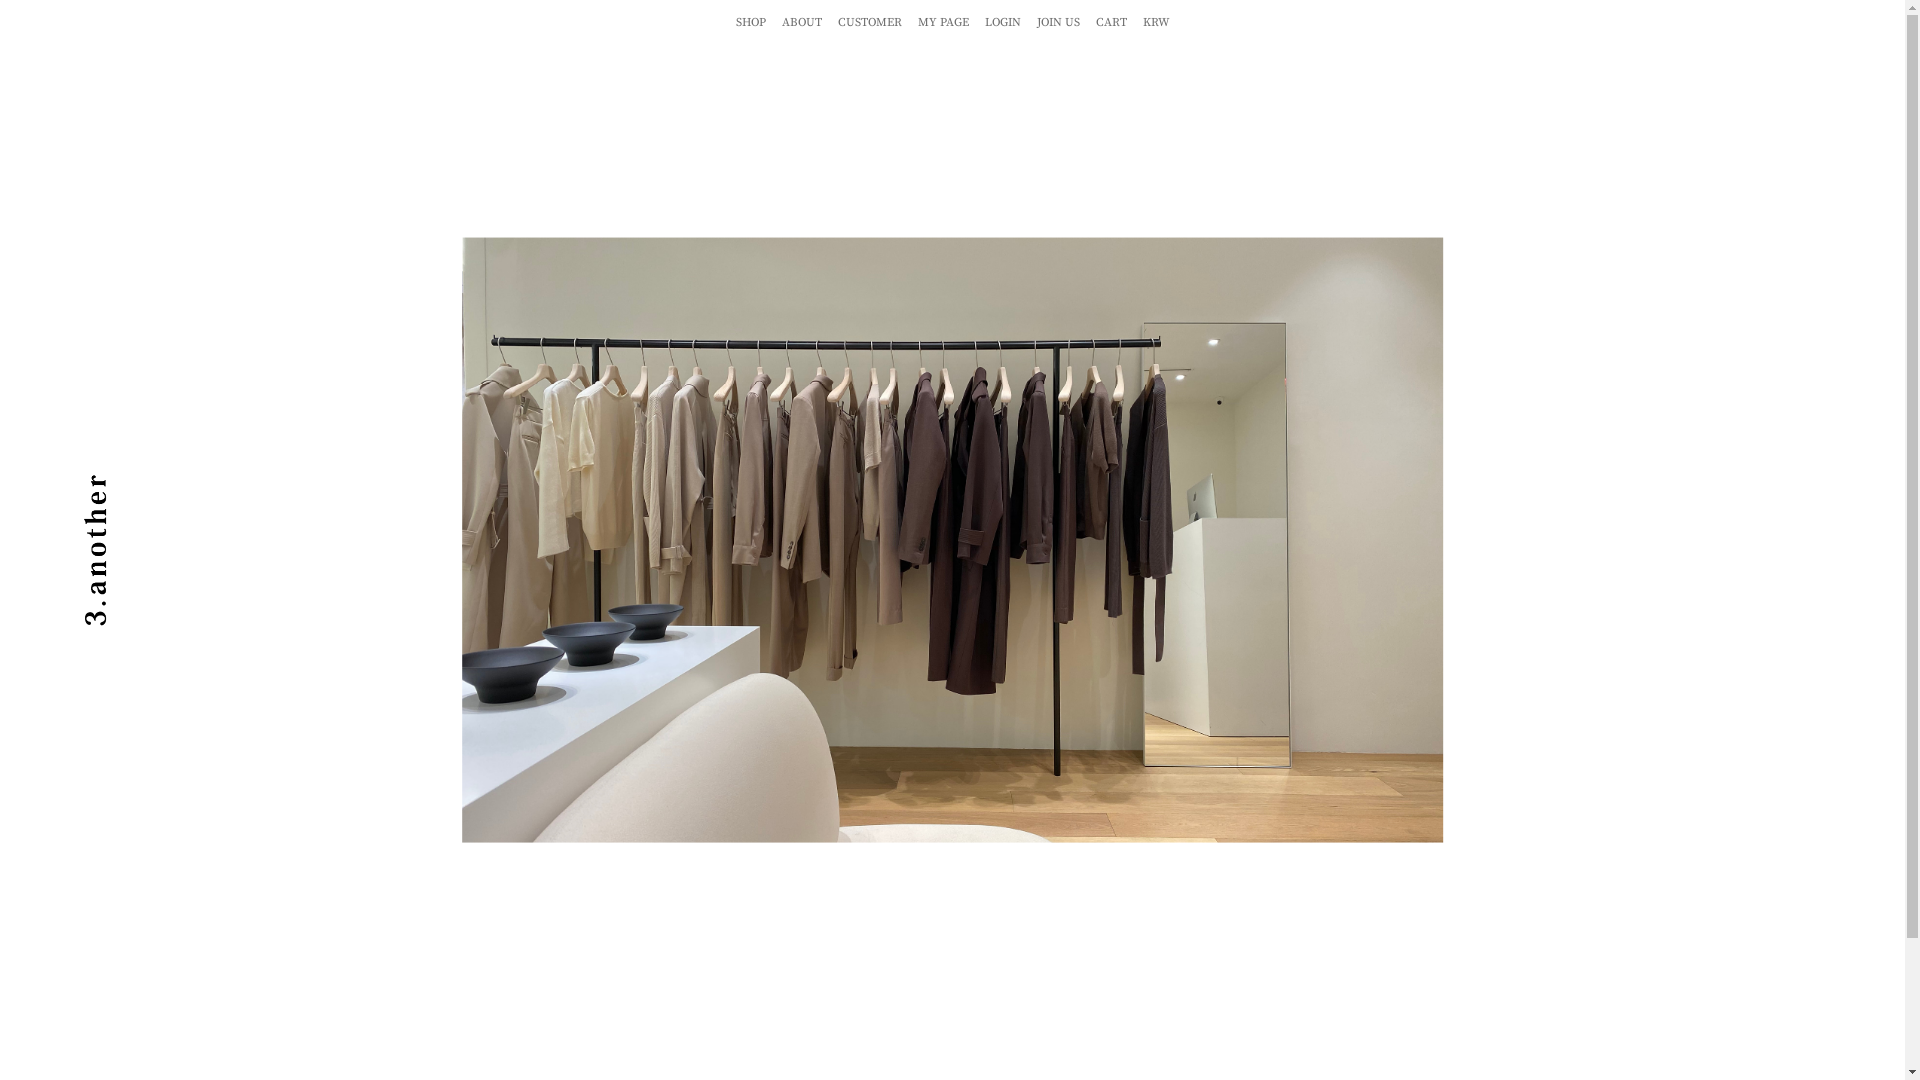  I want to click on 'ABOUT', so click(801, 22).